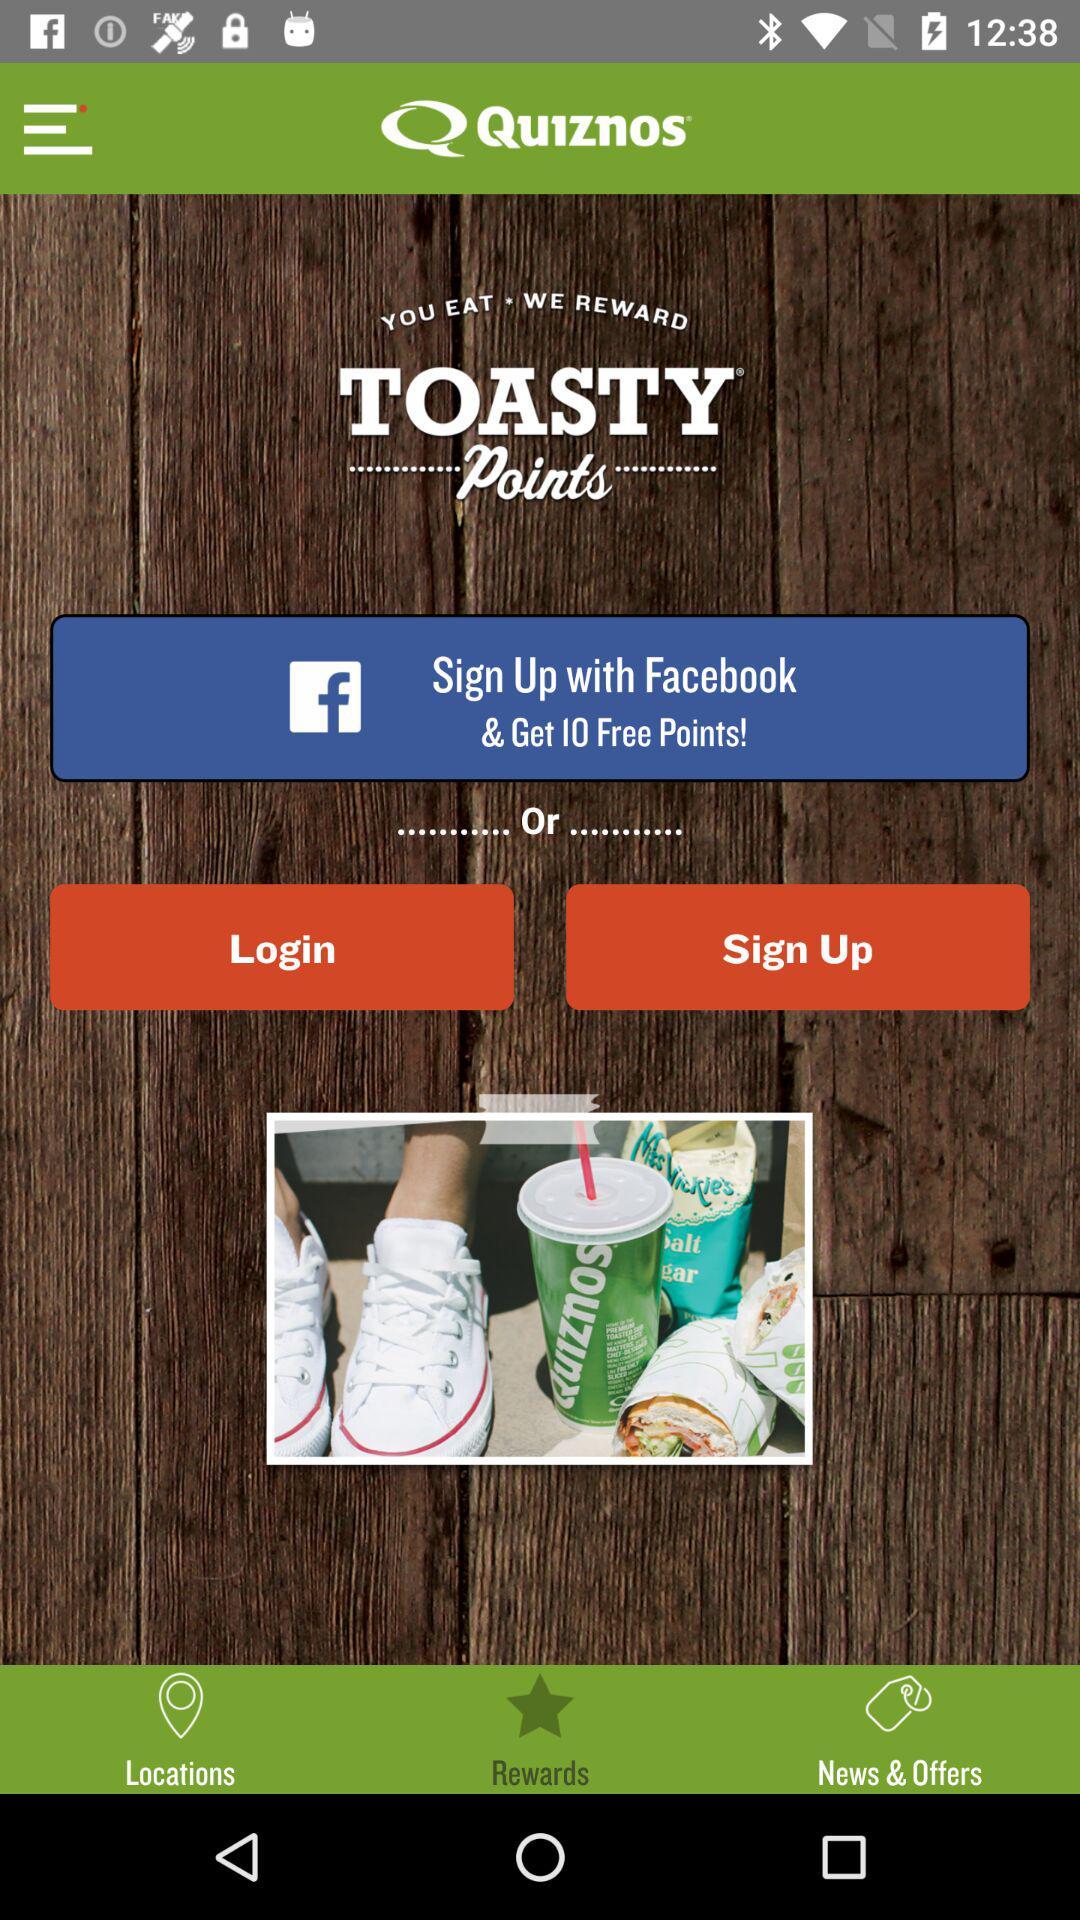 The height and width of the screenshot is (1920, 1080). What do you see at coordinates (54, 127) in the screenshot?
I see `menu` at bounding box center [54, 127].